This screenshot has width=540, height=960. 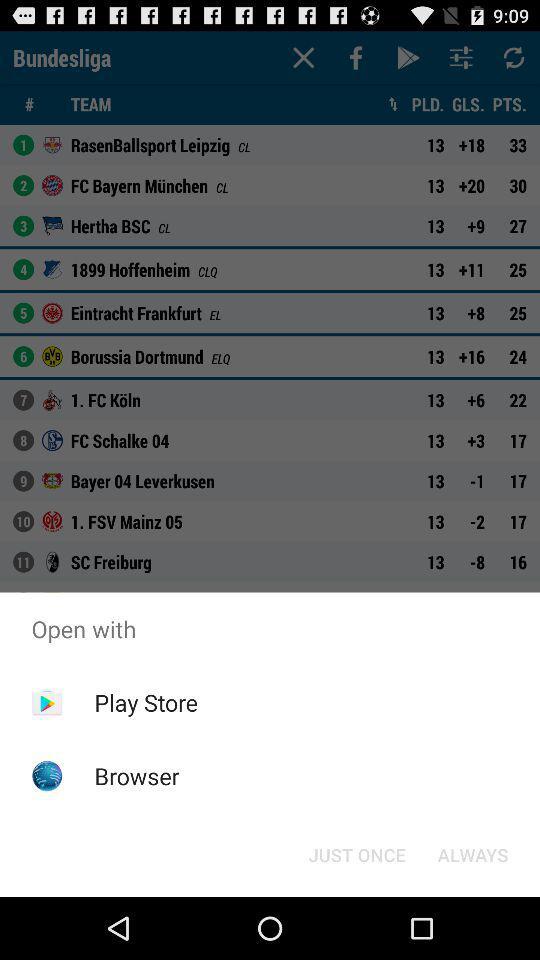 What do you see at coordinates (472, 853) in the screenshot?
I see `button next to the just once button` at bounding box center [472, 853].